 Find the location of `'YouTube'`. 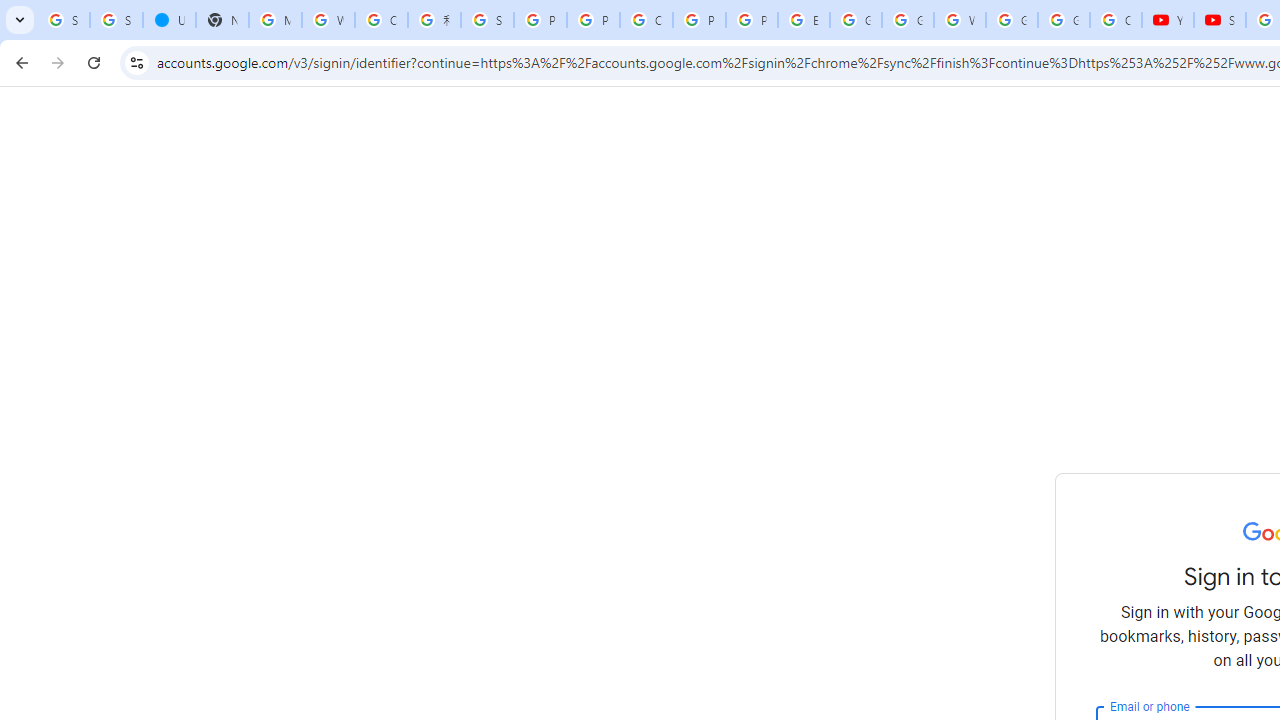

'YouTube' is located at coordinates (1168, 20).